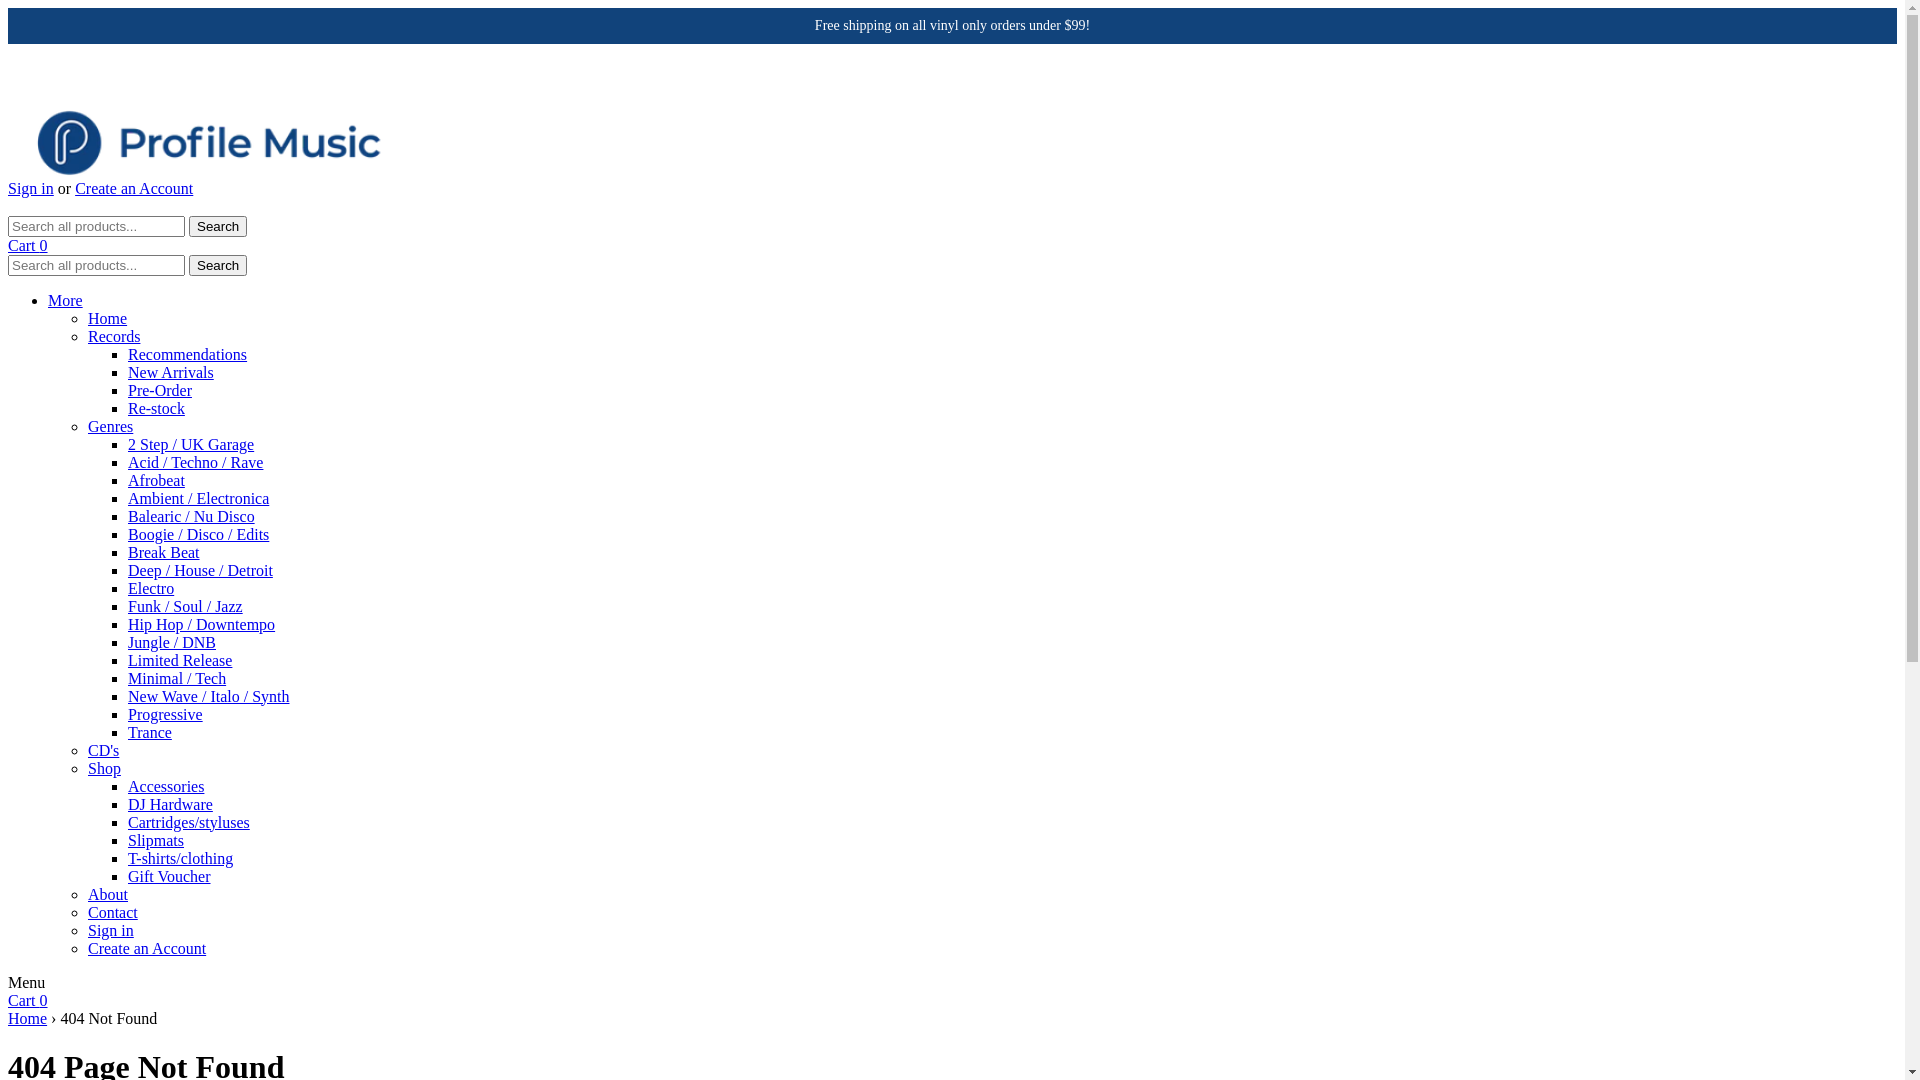  What do you see at coordinates (180, 857) in the screenshot?
I see `'T-shirts/clothing'` at bounding box center [180, 857].